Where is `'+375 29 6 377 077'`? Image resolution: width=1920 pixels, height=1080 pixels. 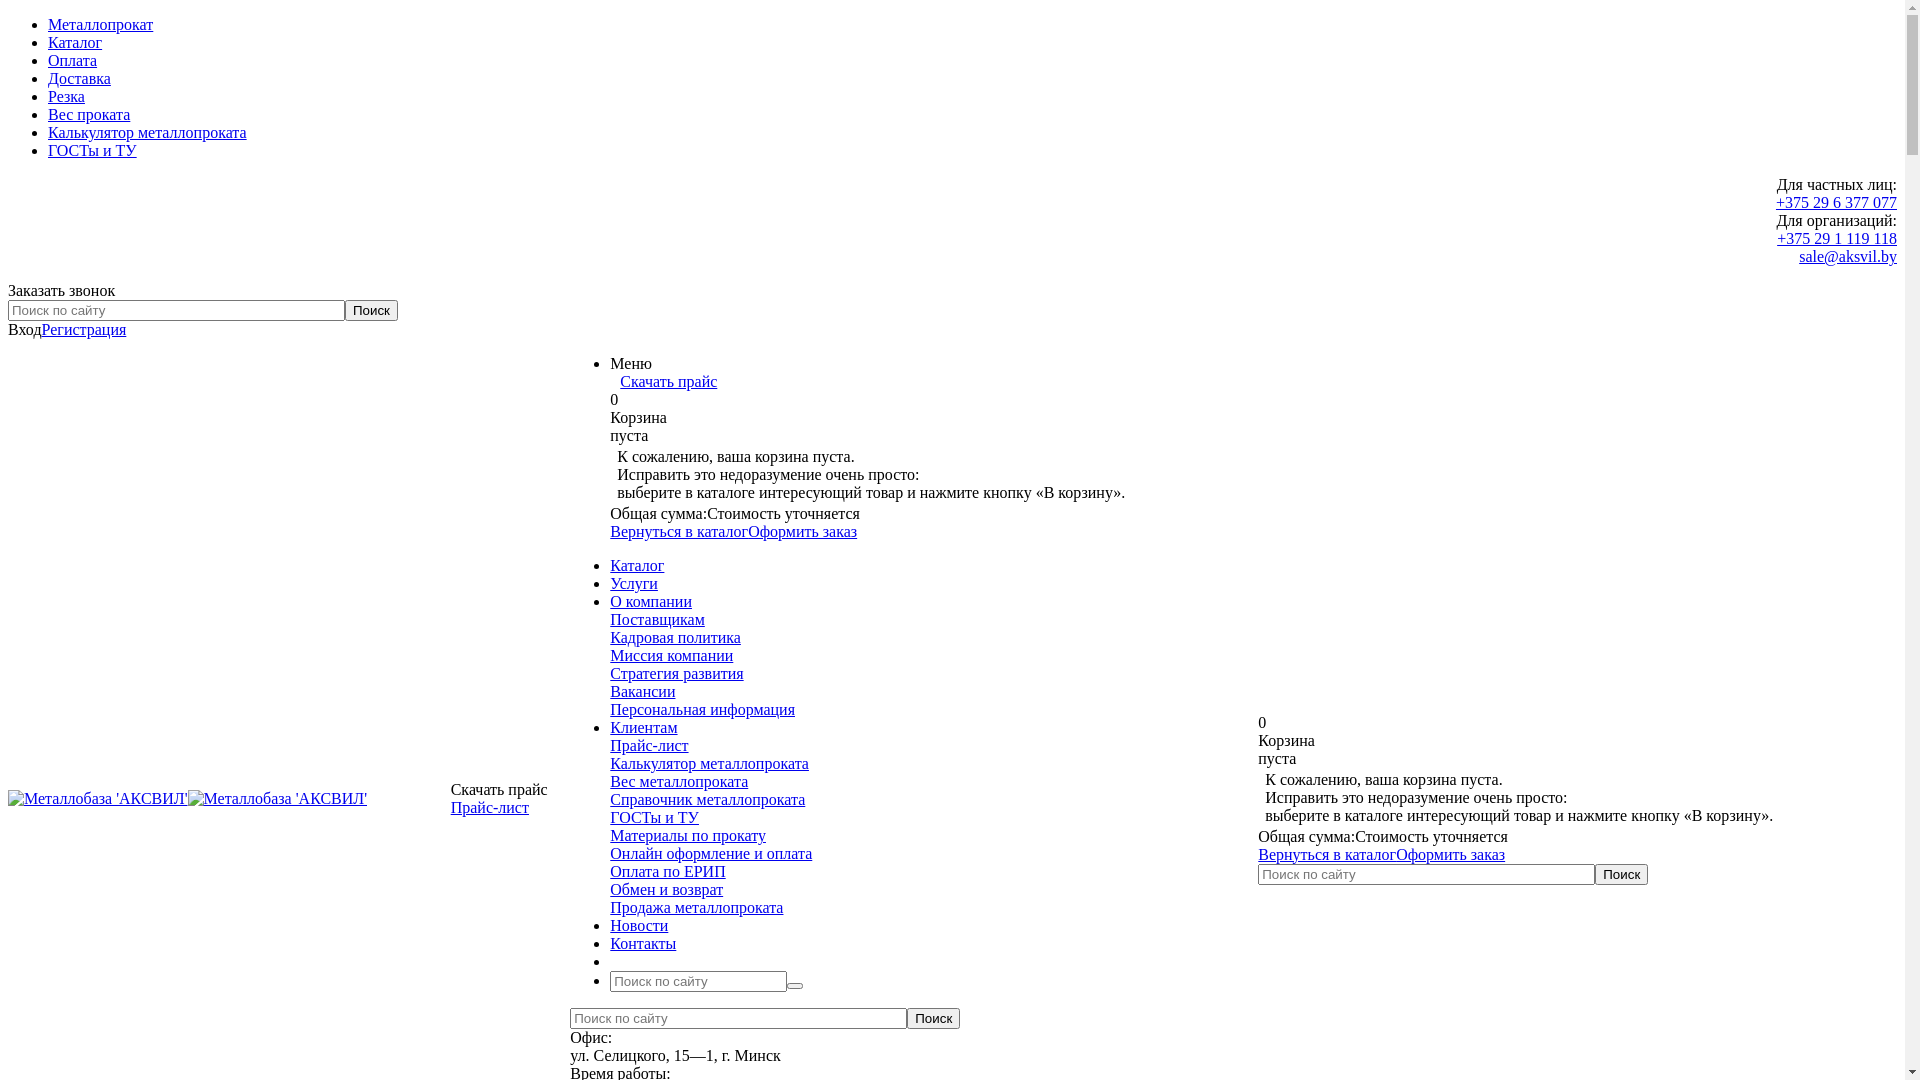 '+375 29 6 377 077' is located at coordinates (1836, 202).